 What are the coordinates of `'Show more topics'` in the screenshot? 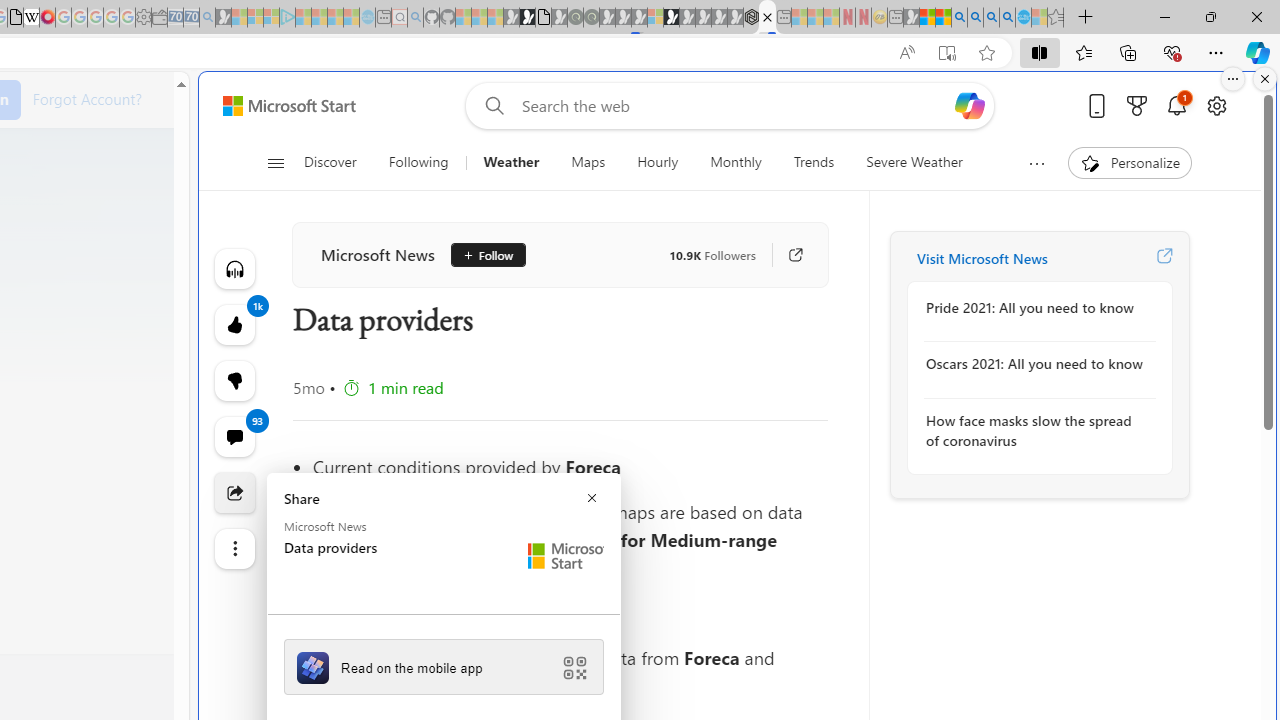 It's located at (1036, 162).